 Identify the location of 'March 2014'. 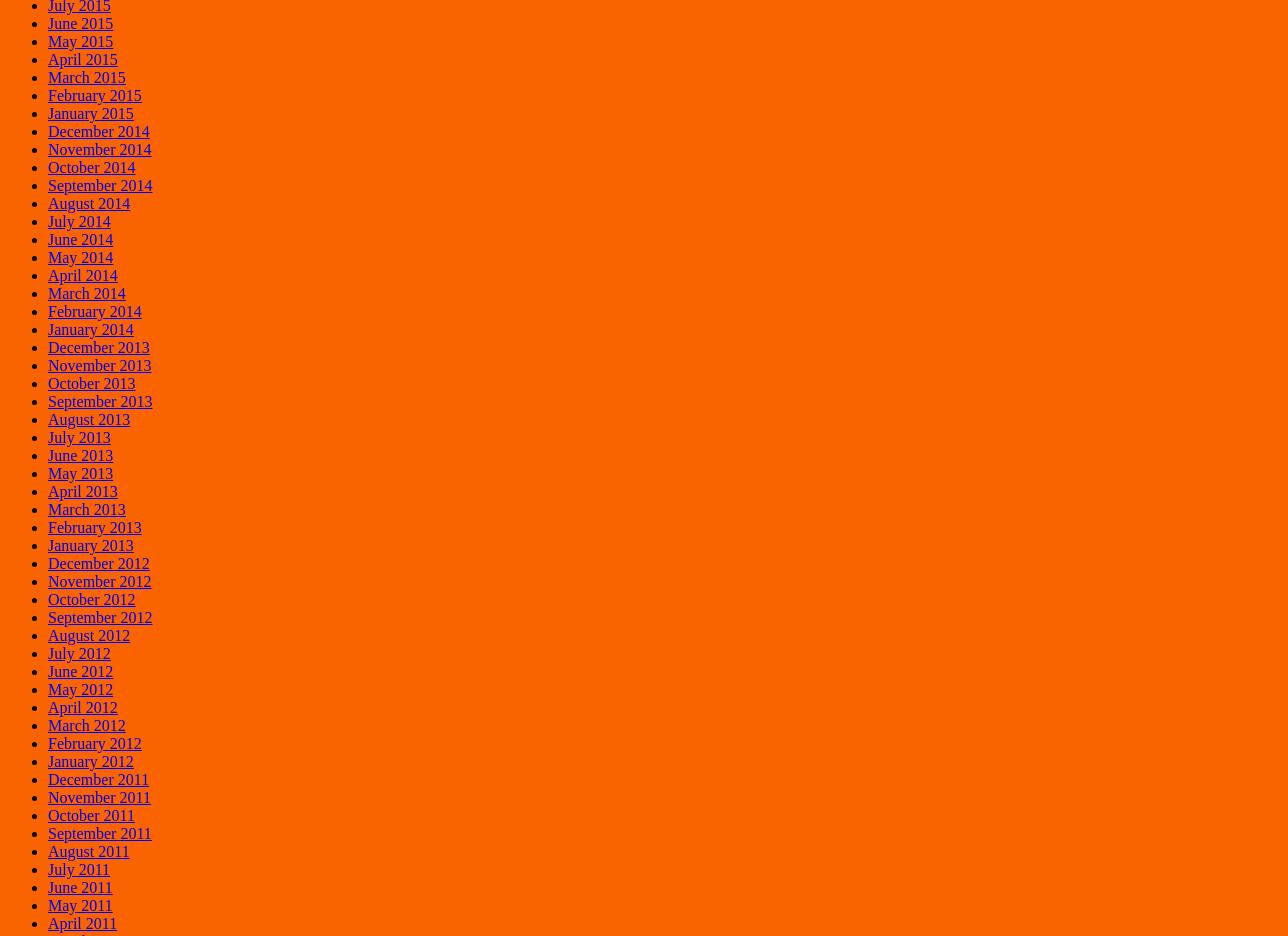
(86, 292).